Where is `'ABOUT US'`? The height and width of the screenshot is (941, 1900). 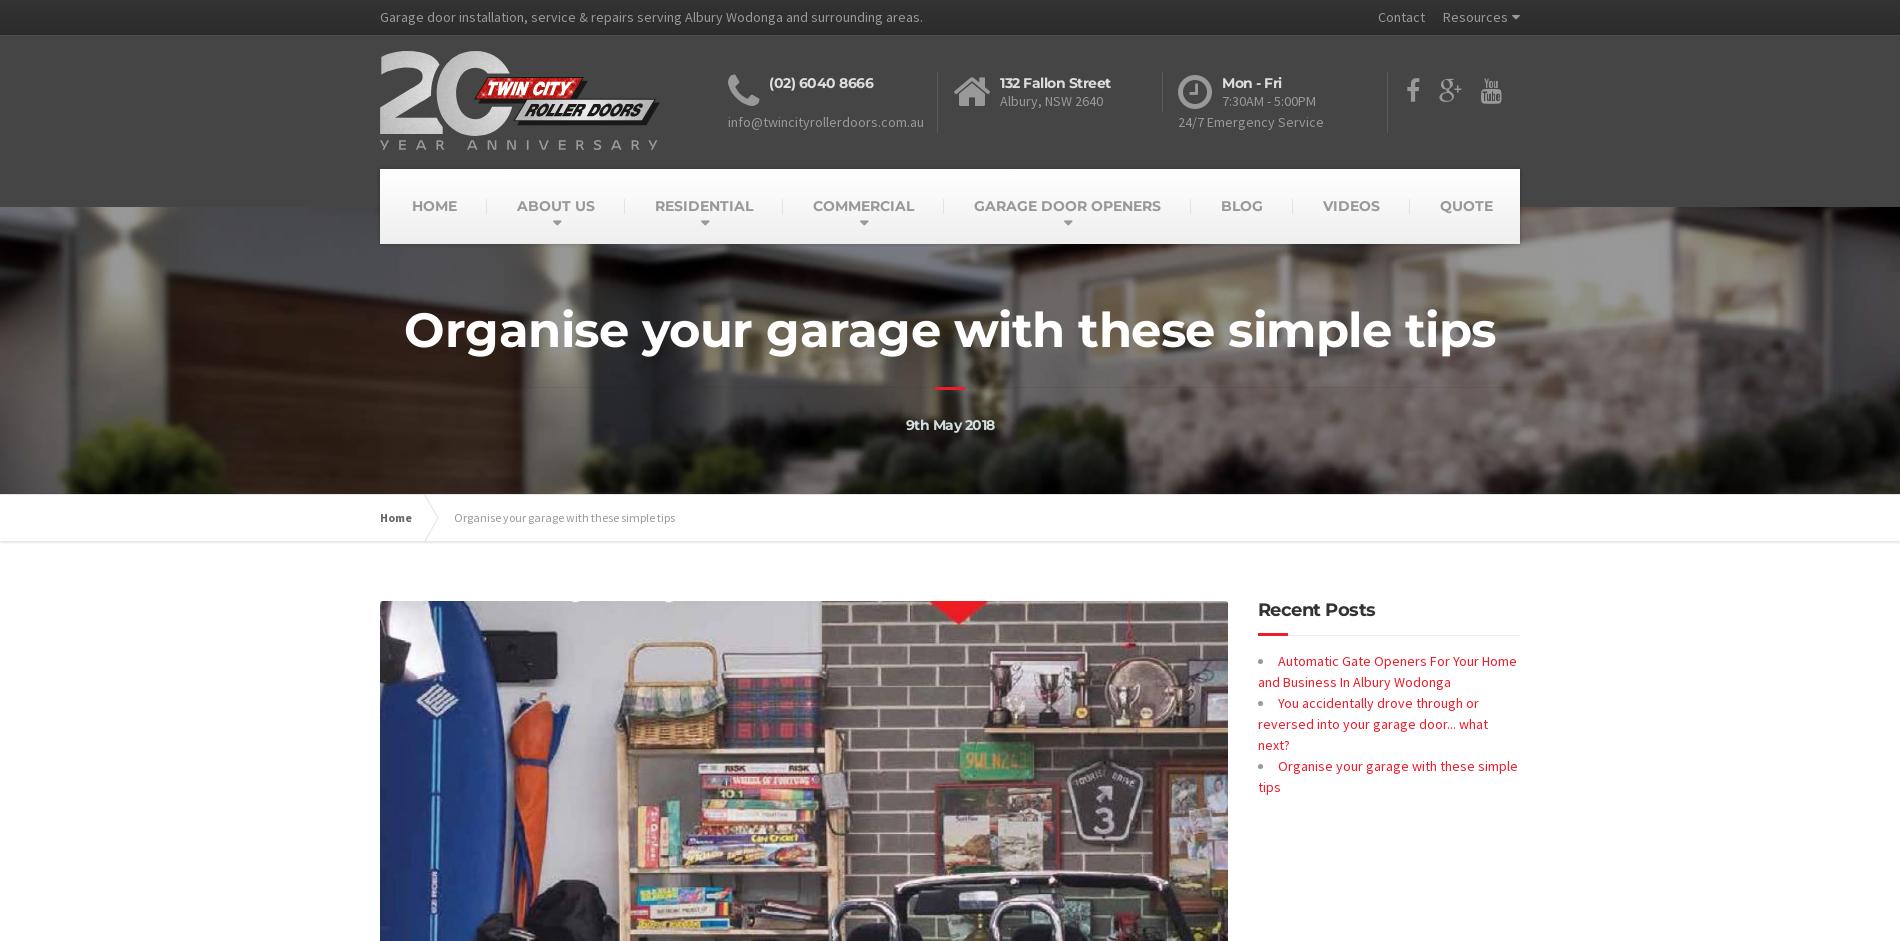
'ABOUT US' is located at coordinates (554, 205).